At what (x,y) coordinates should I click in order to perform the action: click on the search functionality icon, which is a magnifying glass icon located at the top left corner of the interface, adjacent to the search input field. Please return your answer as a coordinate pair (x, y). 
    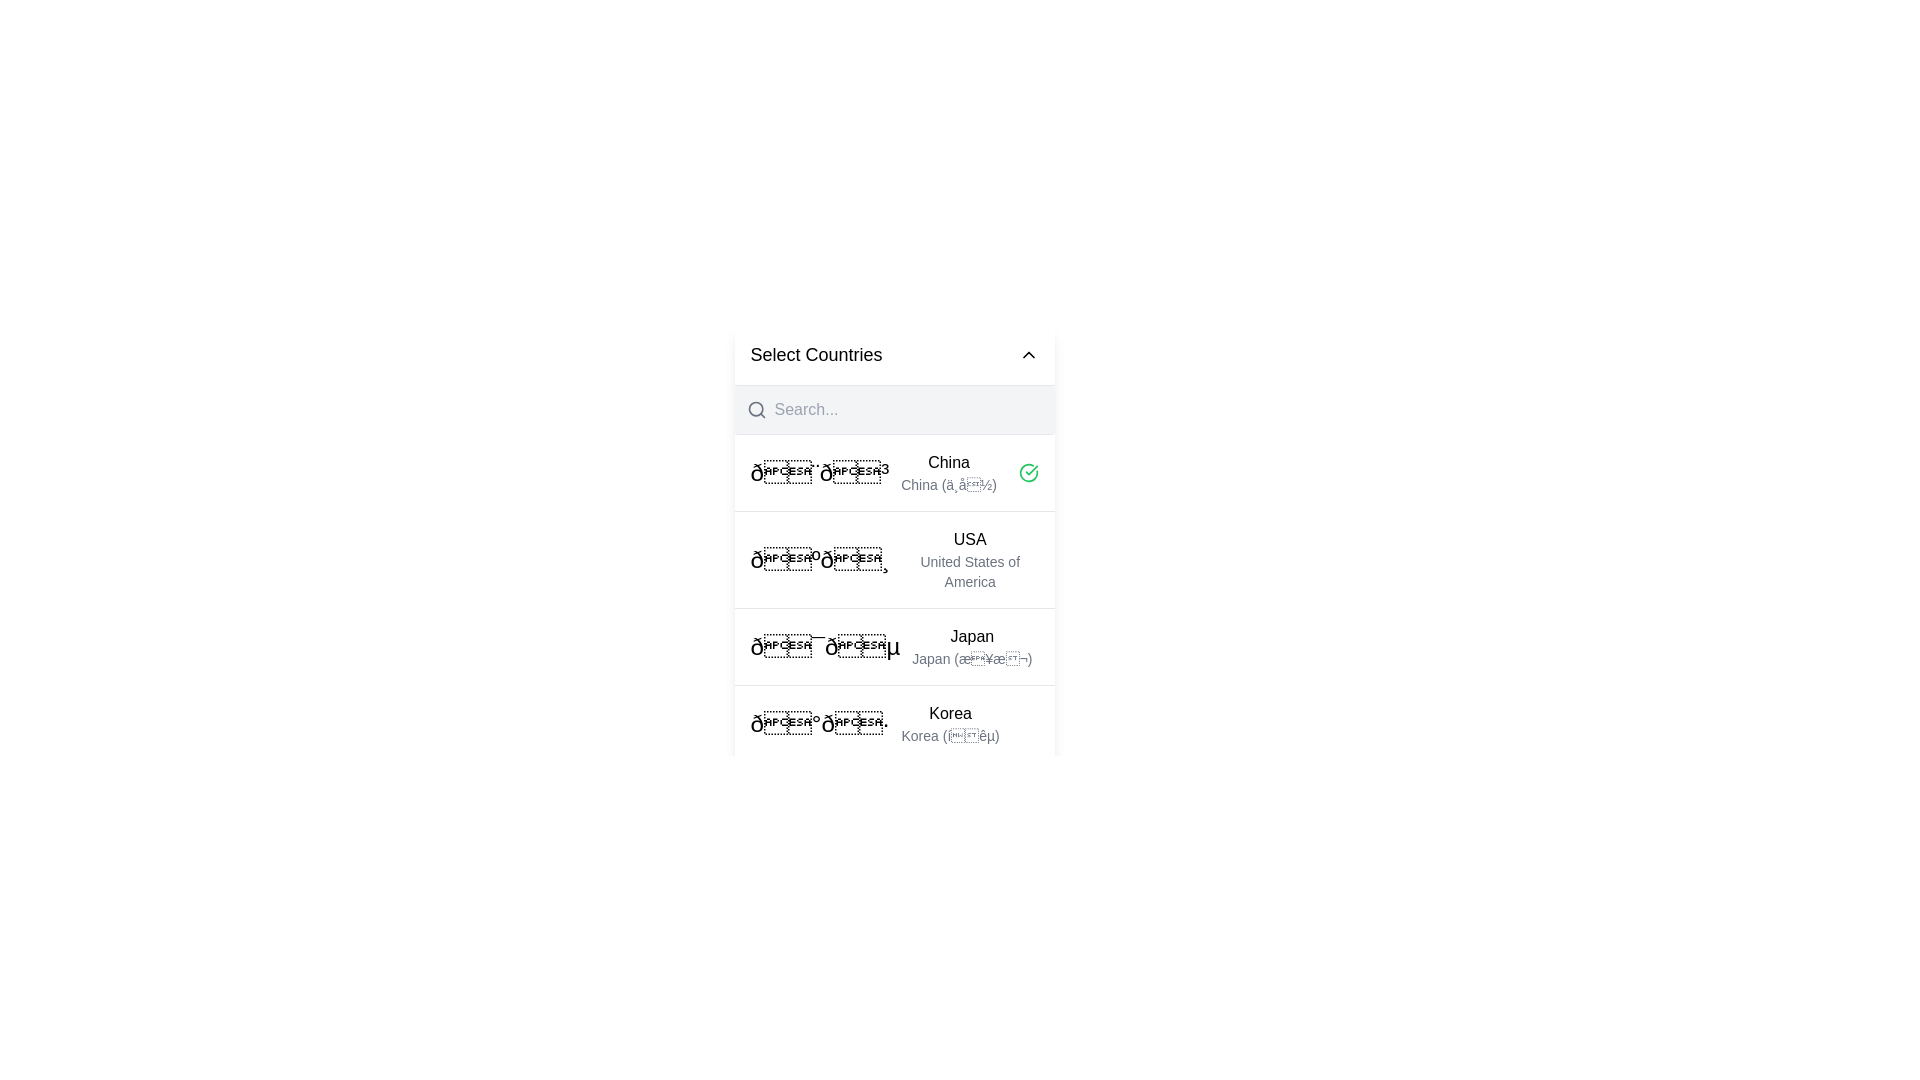
    Looking at the image, I should click on (755, 408).